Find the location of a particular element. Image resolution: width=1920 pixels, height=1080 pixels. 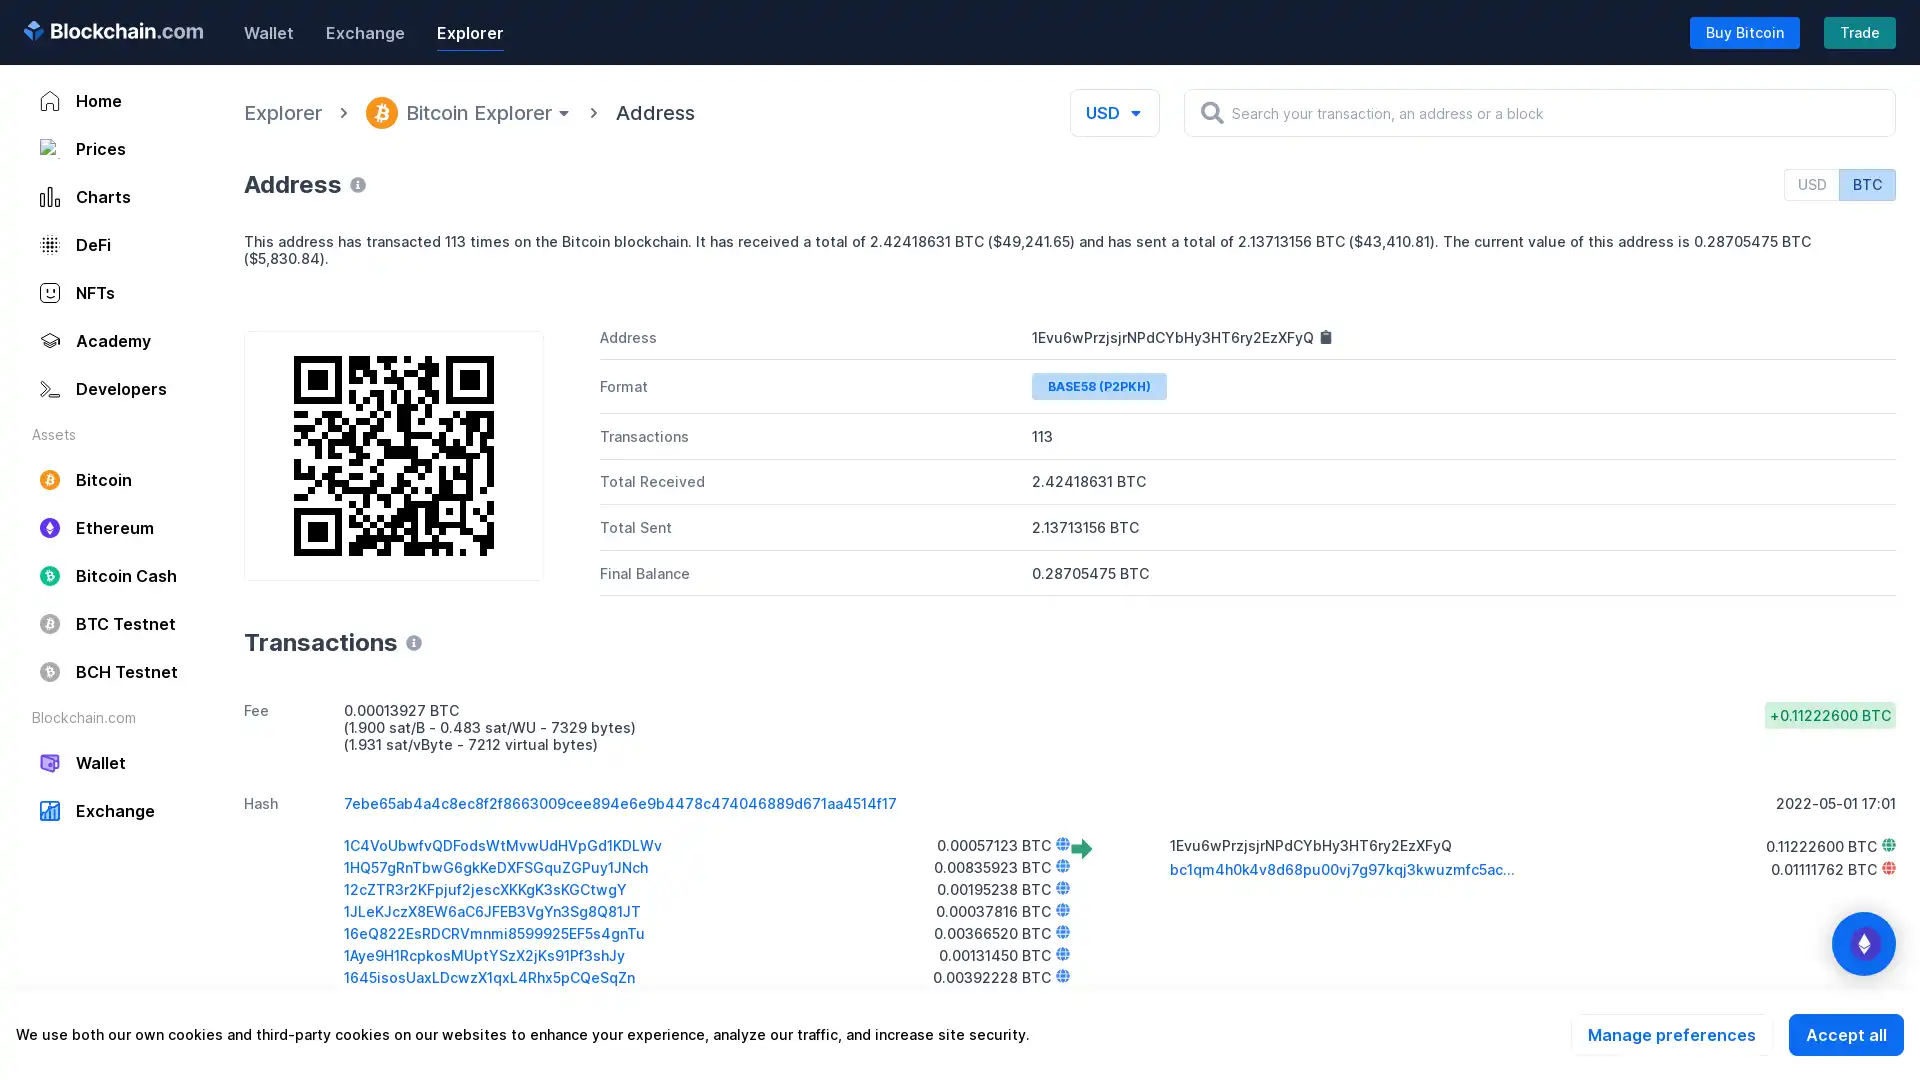

Accept all is located at coordinates (1845, 1034).